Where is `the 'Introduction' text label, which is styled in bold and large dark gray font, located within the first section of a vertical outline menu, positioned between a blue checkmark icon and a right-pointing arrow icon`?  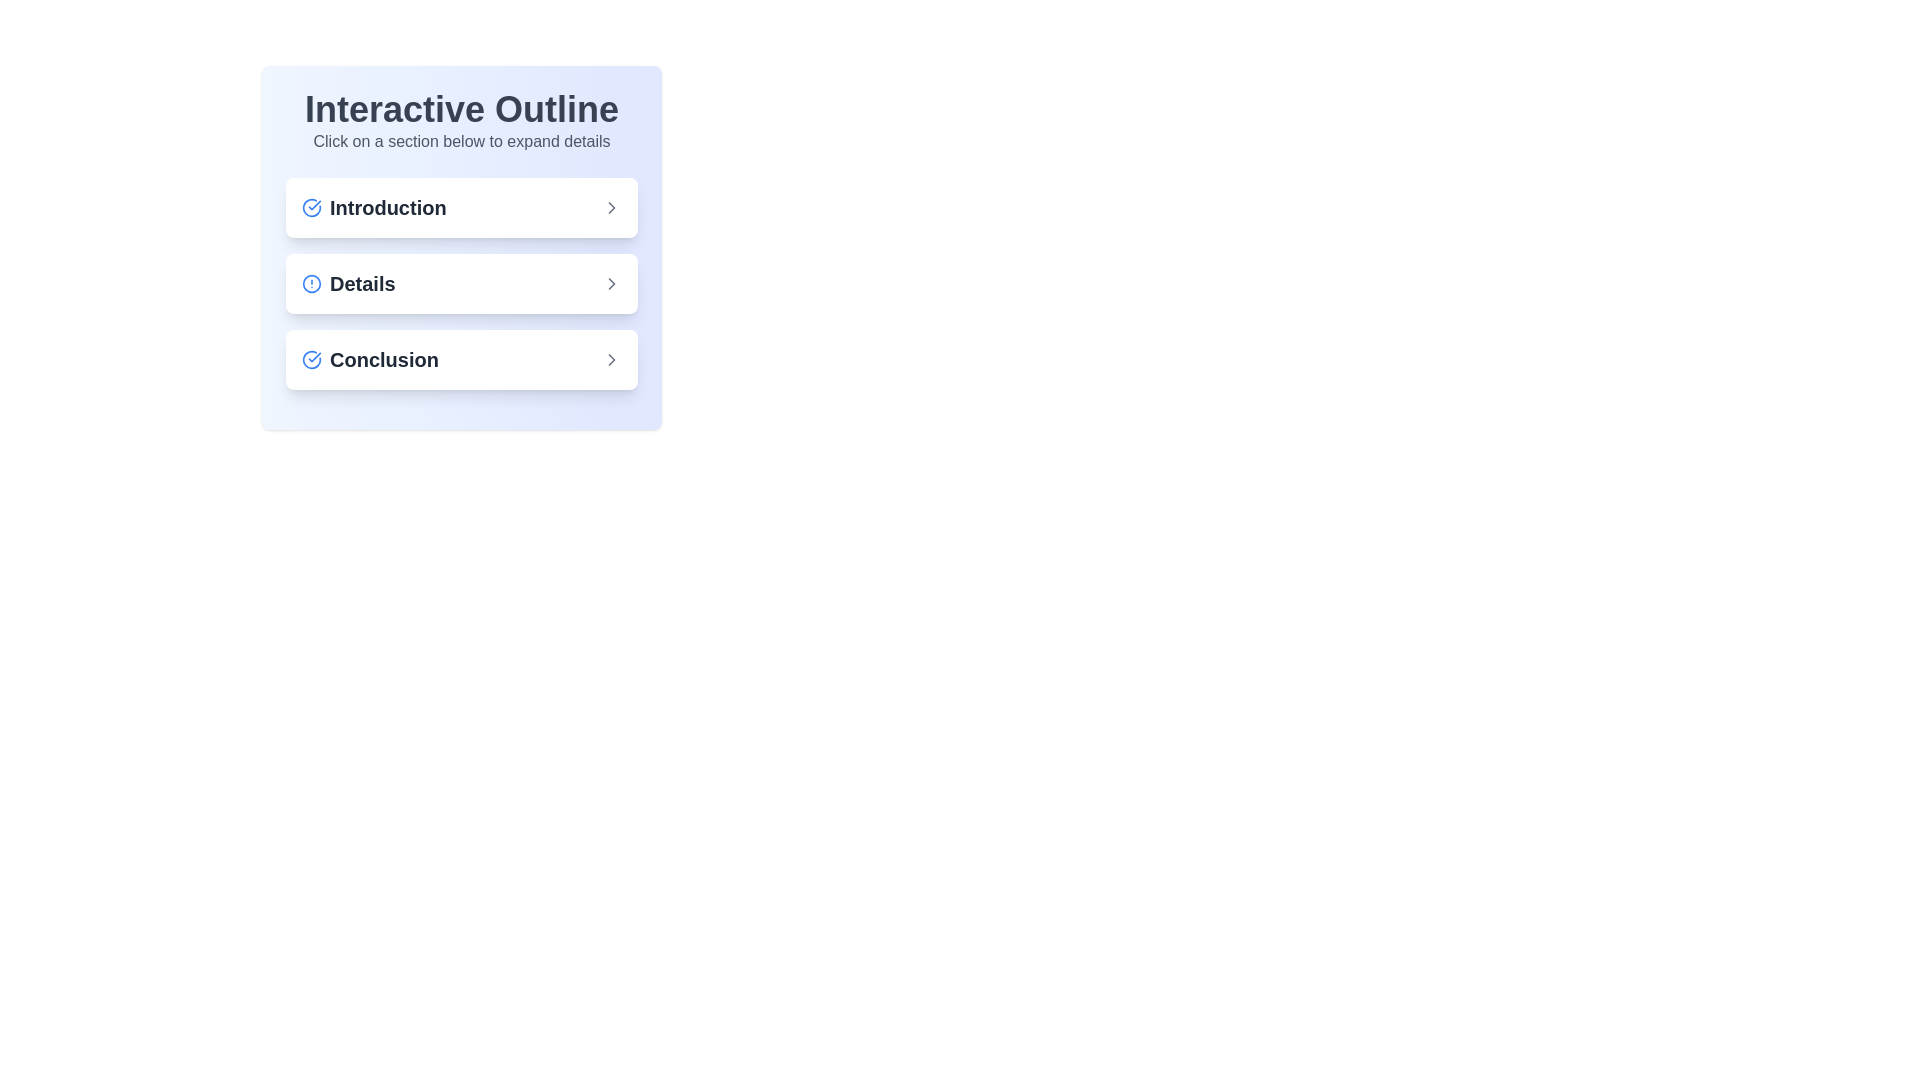
the 'Introduction' text label, which is styled in bold and large dark gray font, located within the first section of a vertical outline menu, positioned between a blue checkmark icon and a right-pointing arrow icon is located at coordinates (388, 208).